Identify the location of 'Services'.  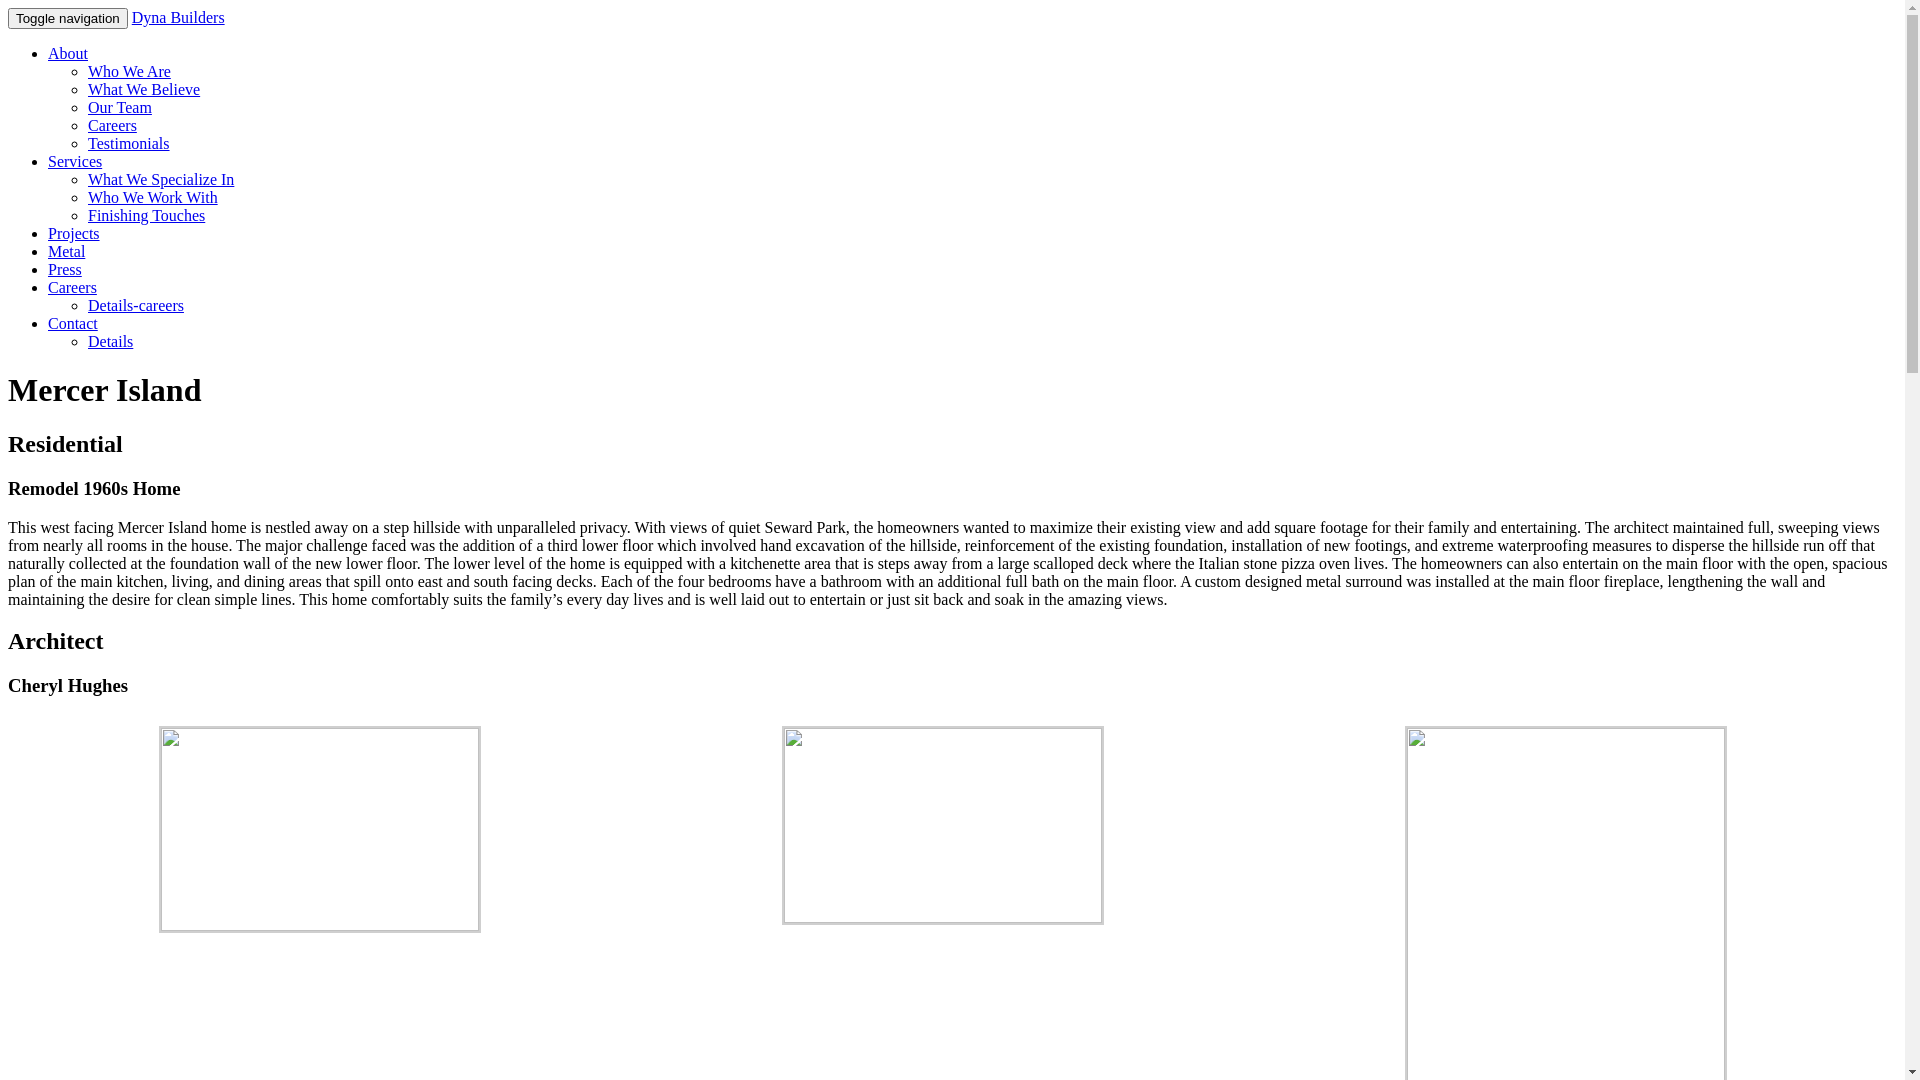
(48, 160).